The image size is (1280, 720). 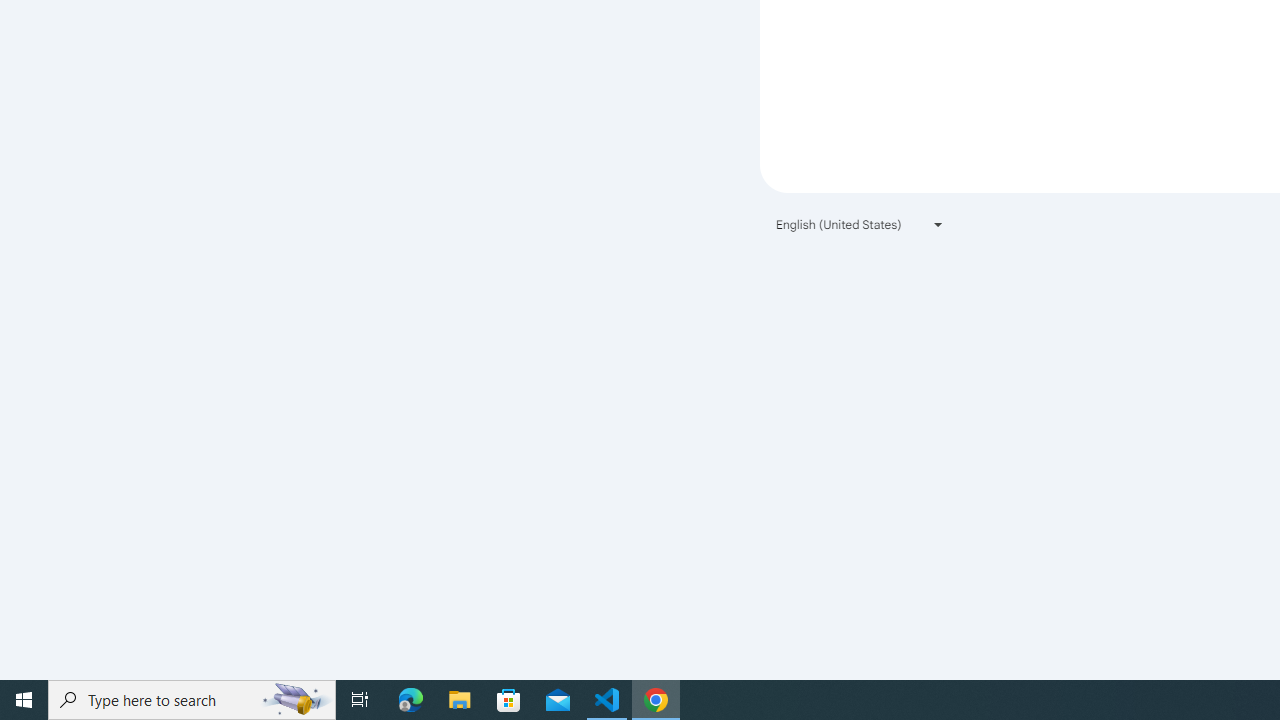 I want to click on 'English (United States)', so click(x=860, y=224).